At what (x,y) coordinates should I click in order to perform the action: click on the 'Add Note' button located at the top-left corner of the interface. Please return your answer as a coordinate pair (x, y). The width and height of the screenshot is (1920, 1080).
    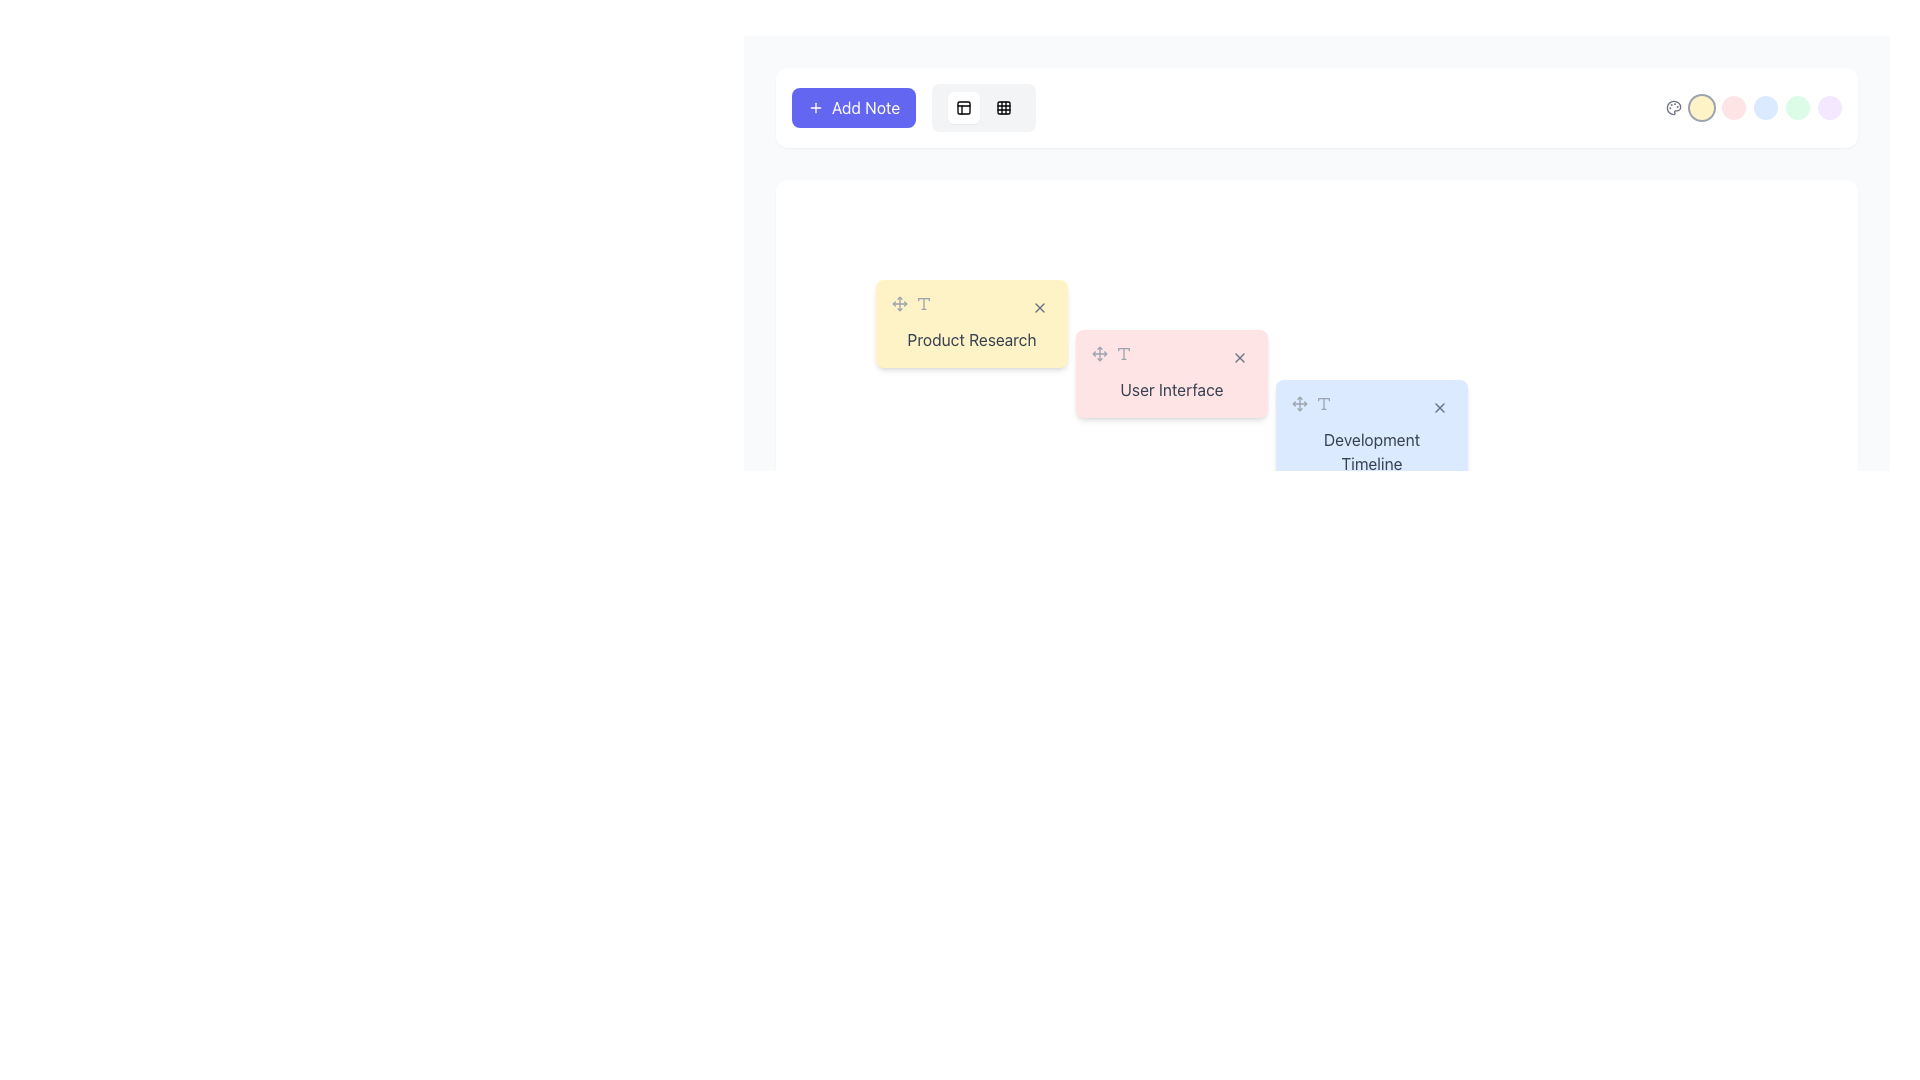
    Looking at the image, I should click on (854, 108).